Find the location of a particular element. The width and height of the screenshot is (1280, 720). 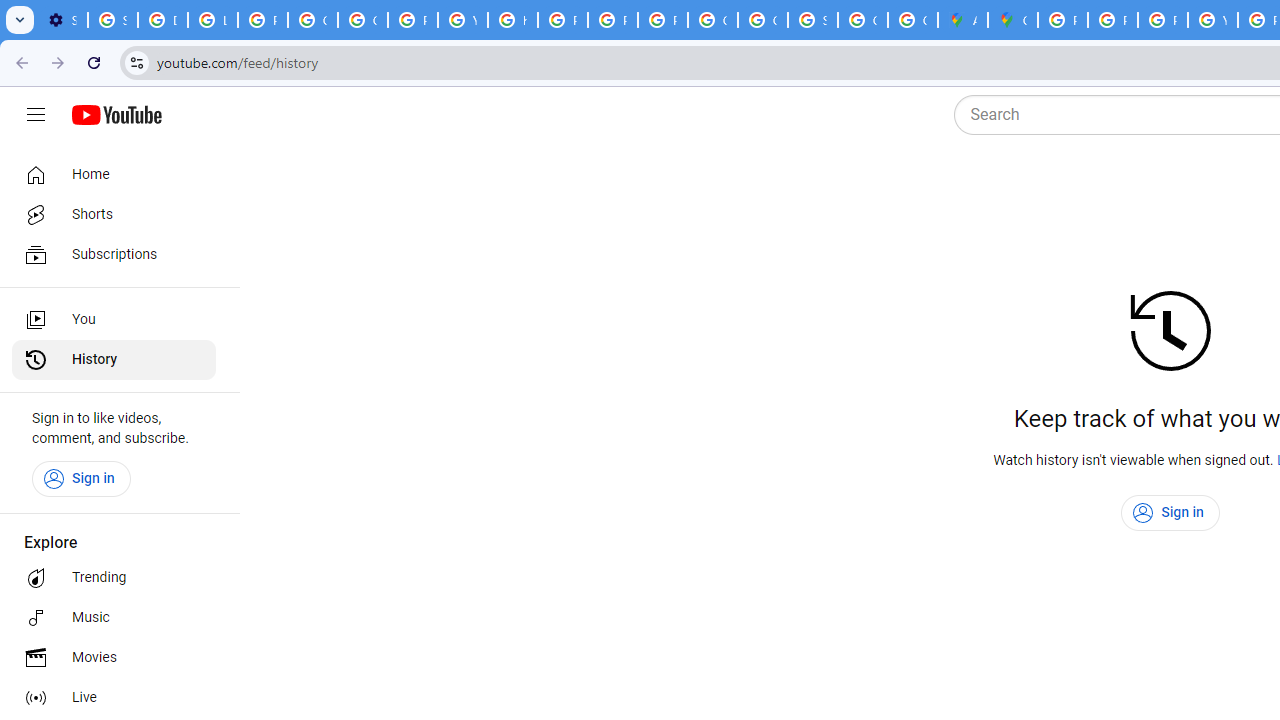

'Privacy Help Center - Policies Help' is located at coordinates (1162, 20).